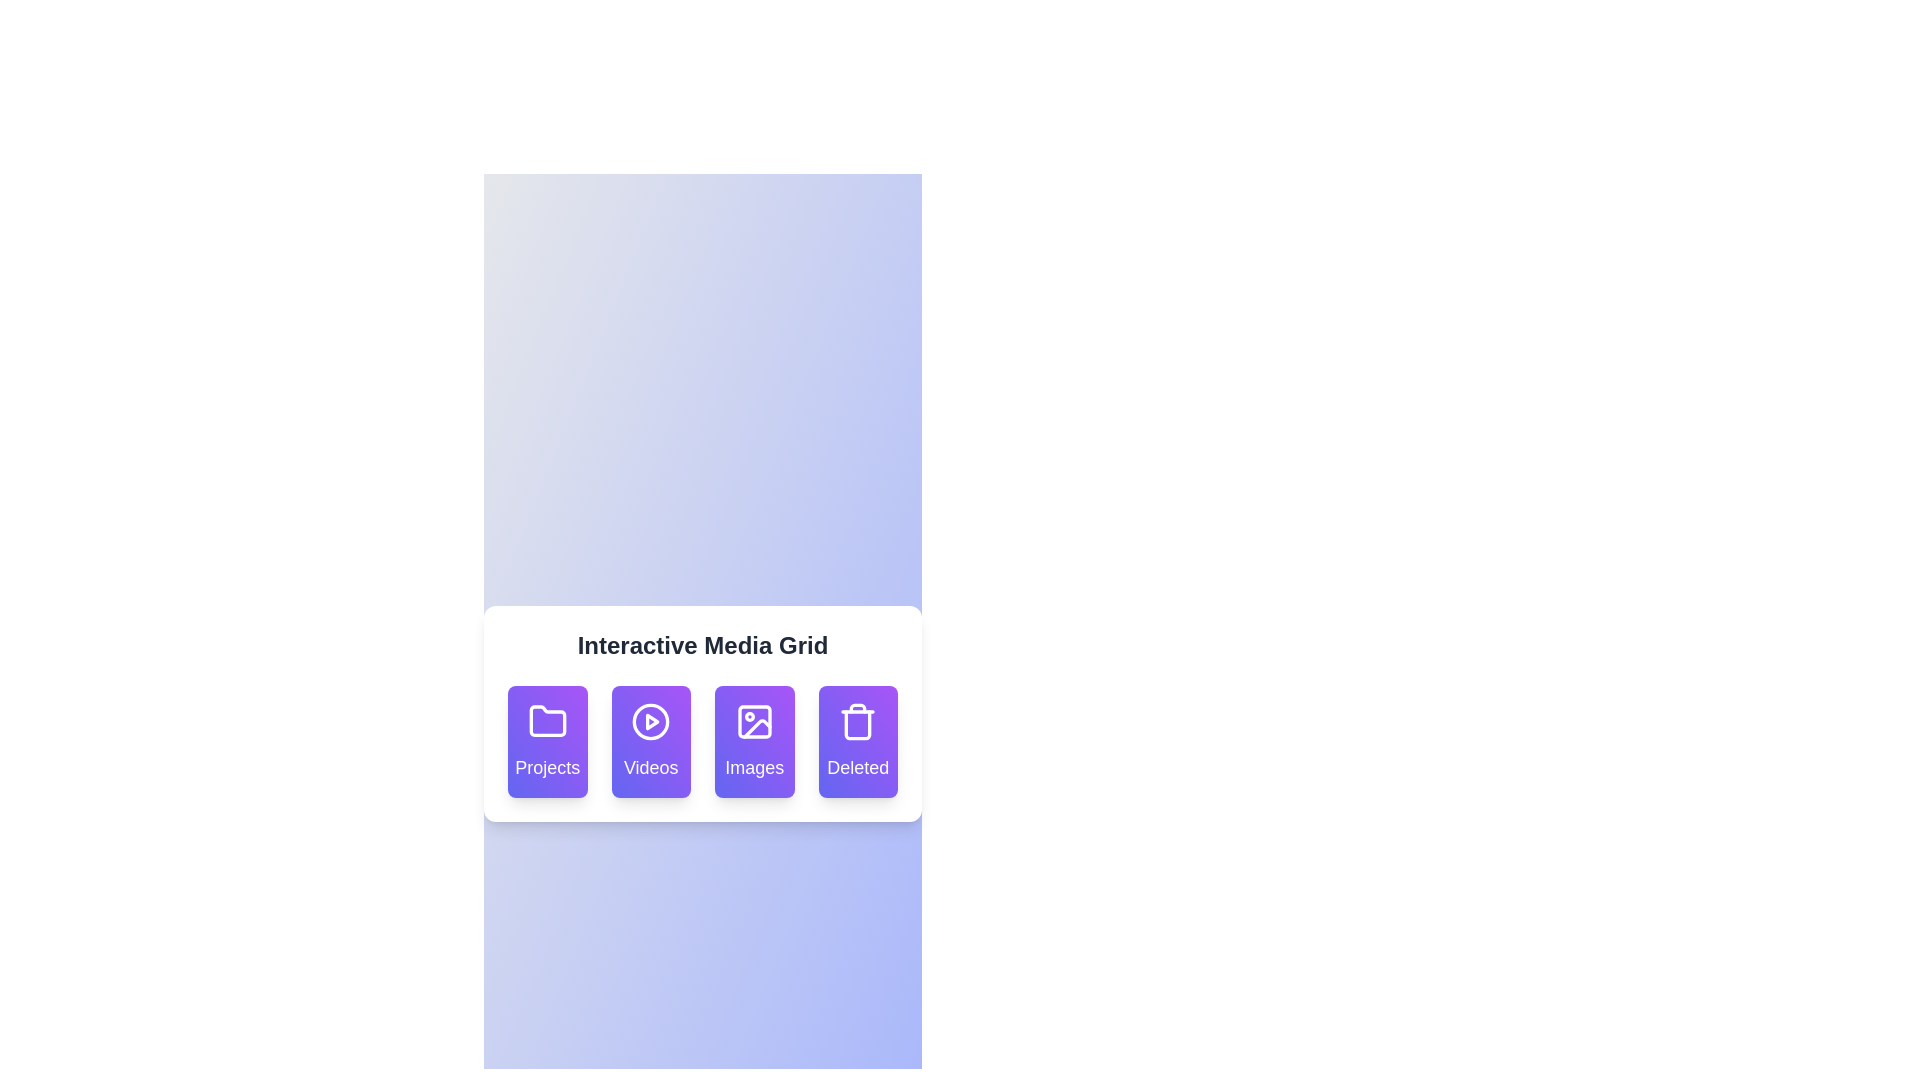 The image size is (1920, 1080). Describe the element at coordinates (652, 721) in the screenshot. I see `the right-pointing triangular play icon located at the center of the 'Videos' button, which is the second button in a row of four buttons at the bottom of the visible card` at that location.